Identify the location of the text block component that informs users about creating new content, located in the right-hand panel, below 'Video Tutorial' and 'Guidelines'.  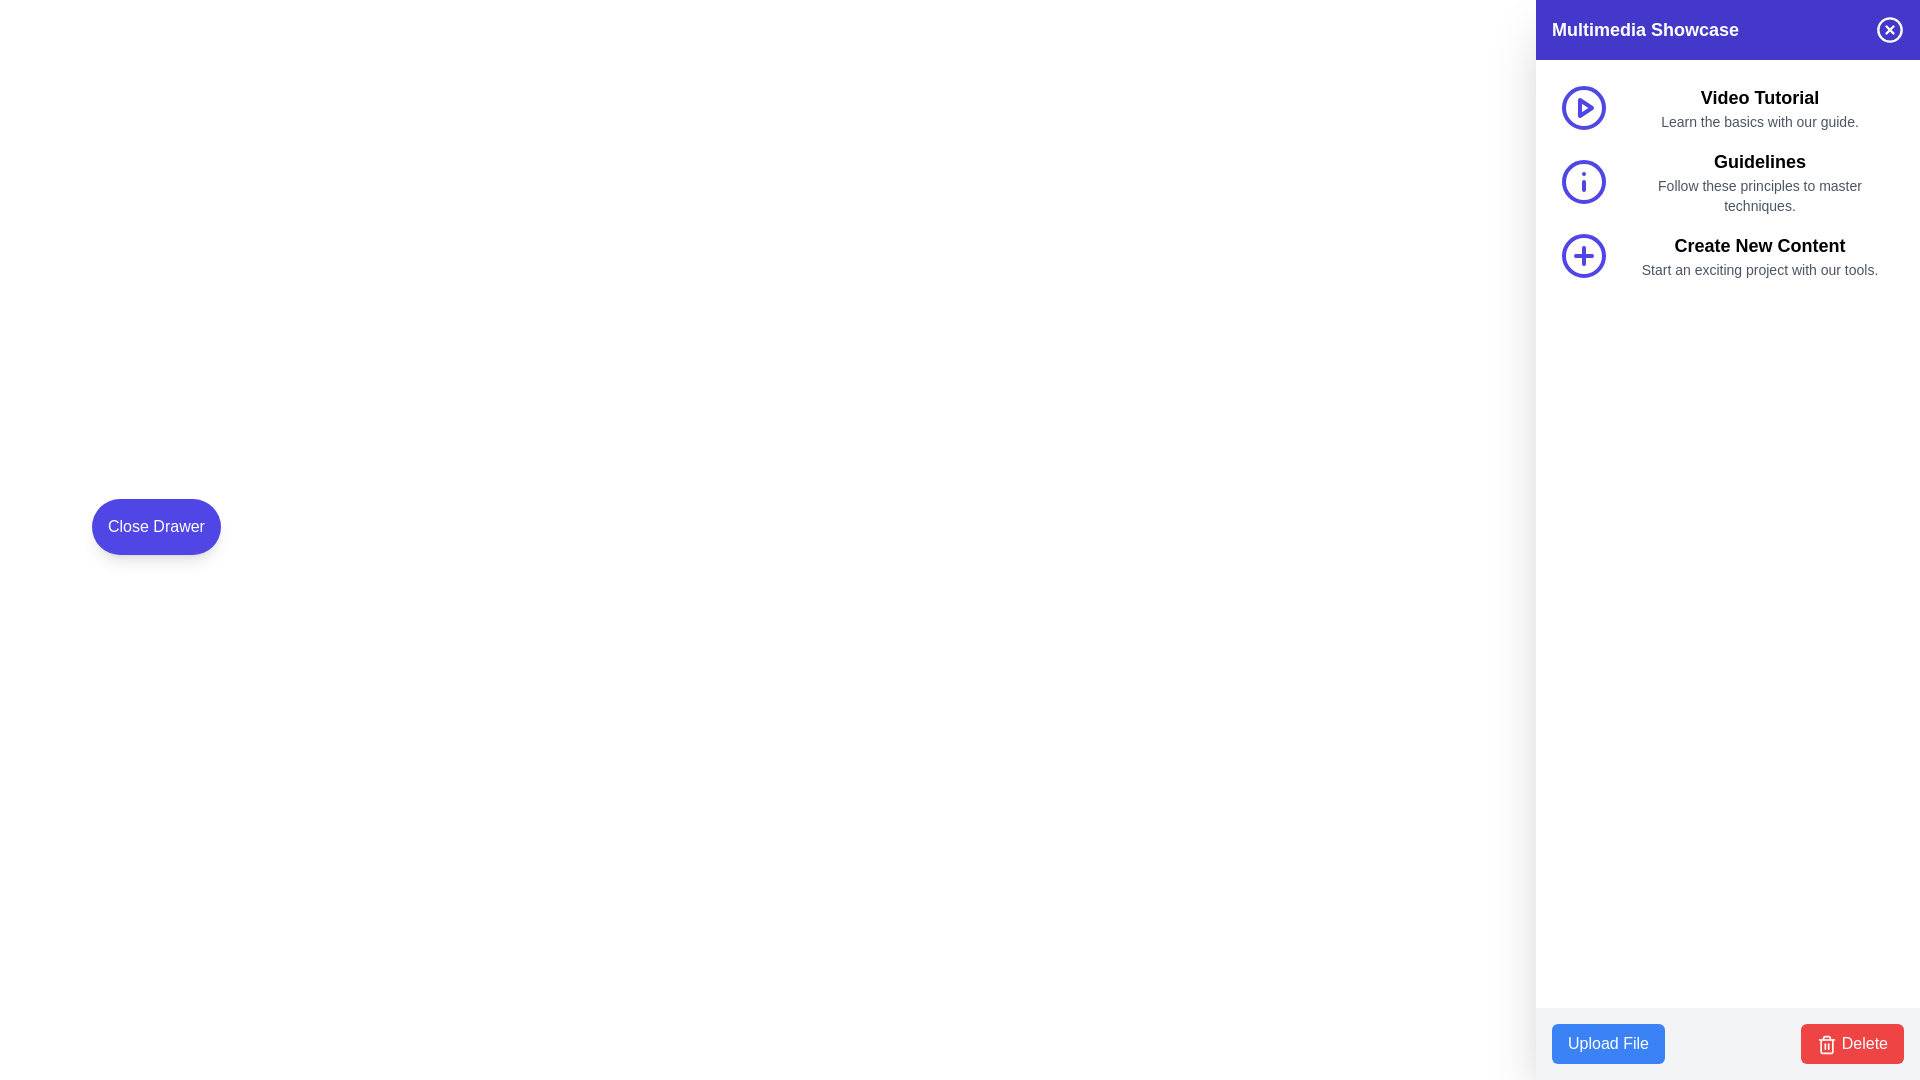
(1760, 254).